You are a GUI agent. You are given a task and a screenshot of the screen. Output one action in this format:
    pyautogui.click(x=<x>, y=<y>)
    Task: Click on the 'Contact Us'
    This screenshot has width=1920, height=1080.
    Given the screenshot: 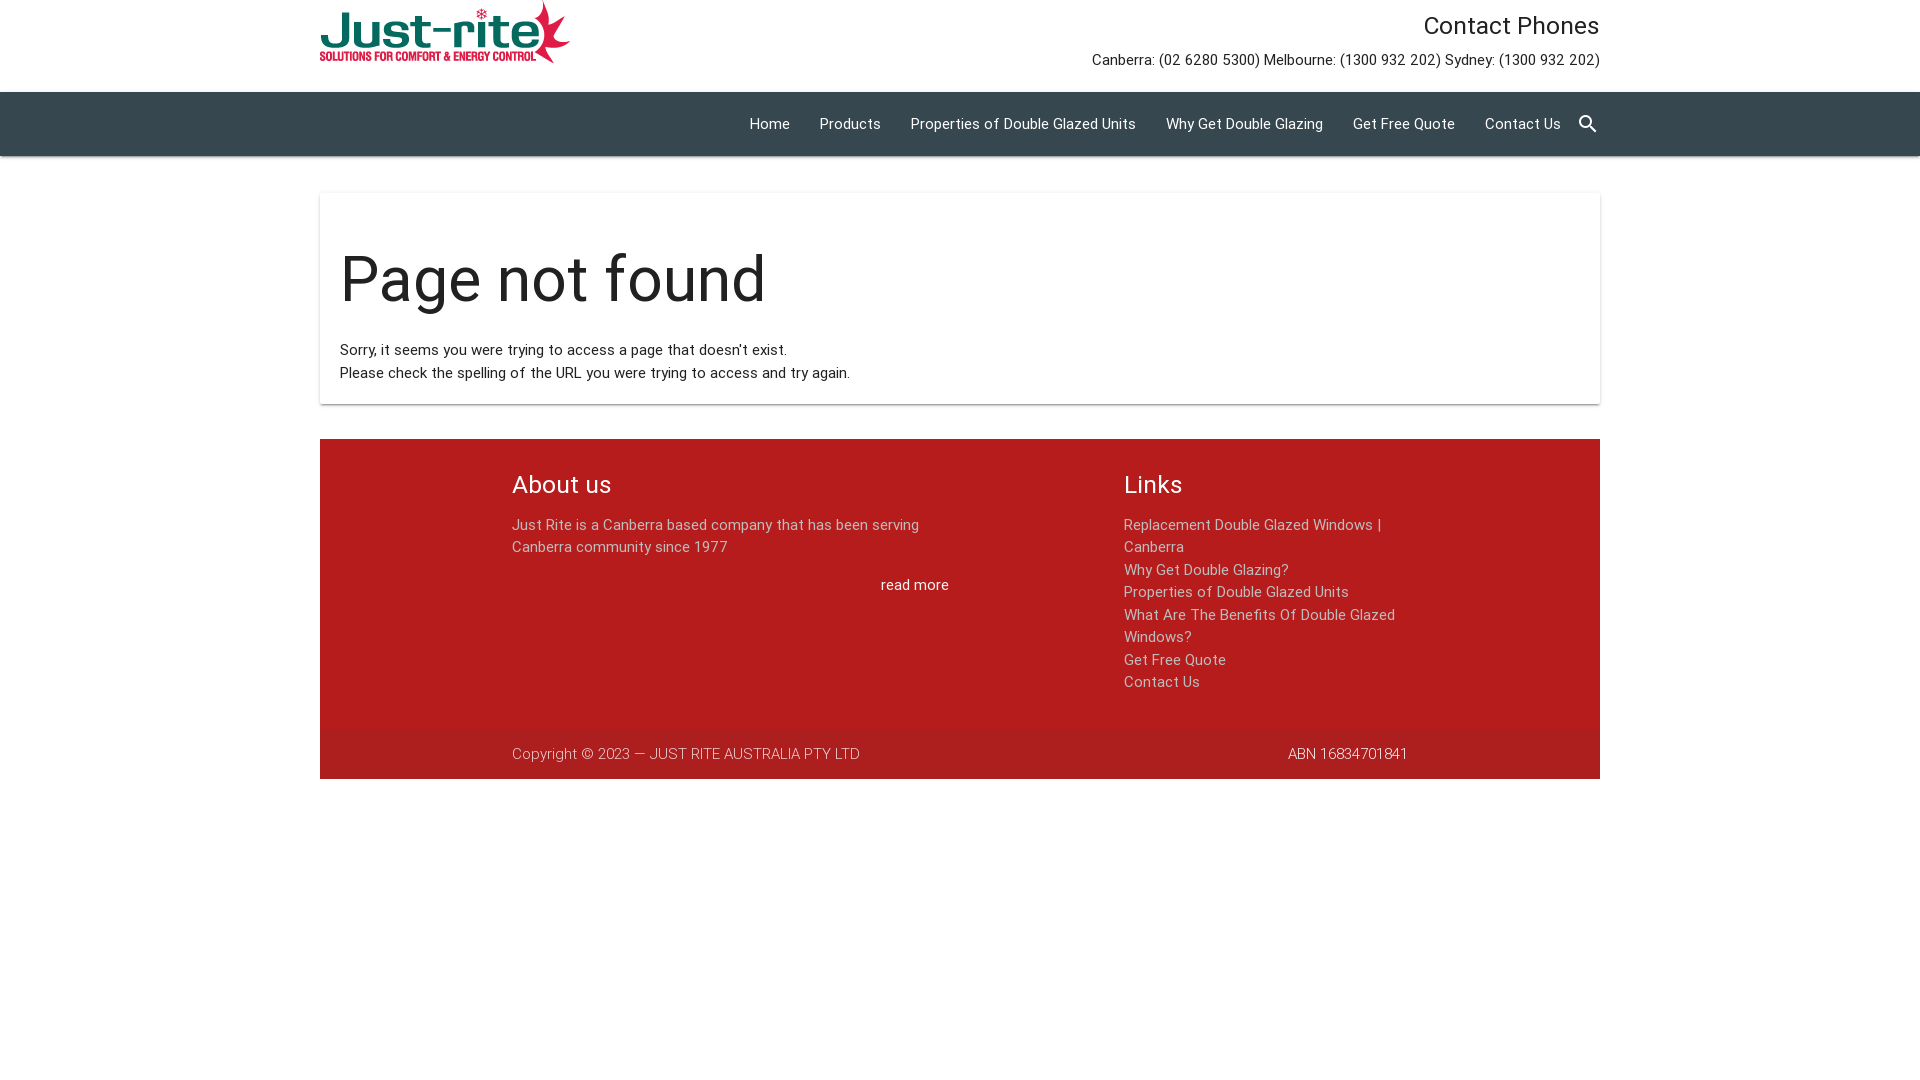 What is the action you would take?
    pyautogui.click(x=1521, y=123)
    